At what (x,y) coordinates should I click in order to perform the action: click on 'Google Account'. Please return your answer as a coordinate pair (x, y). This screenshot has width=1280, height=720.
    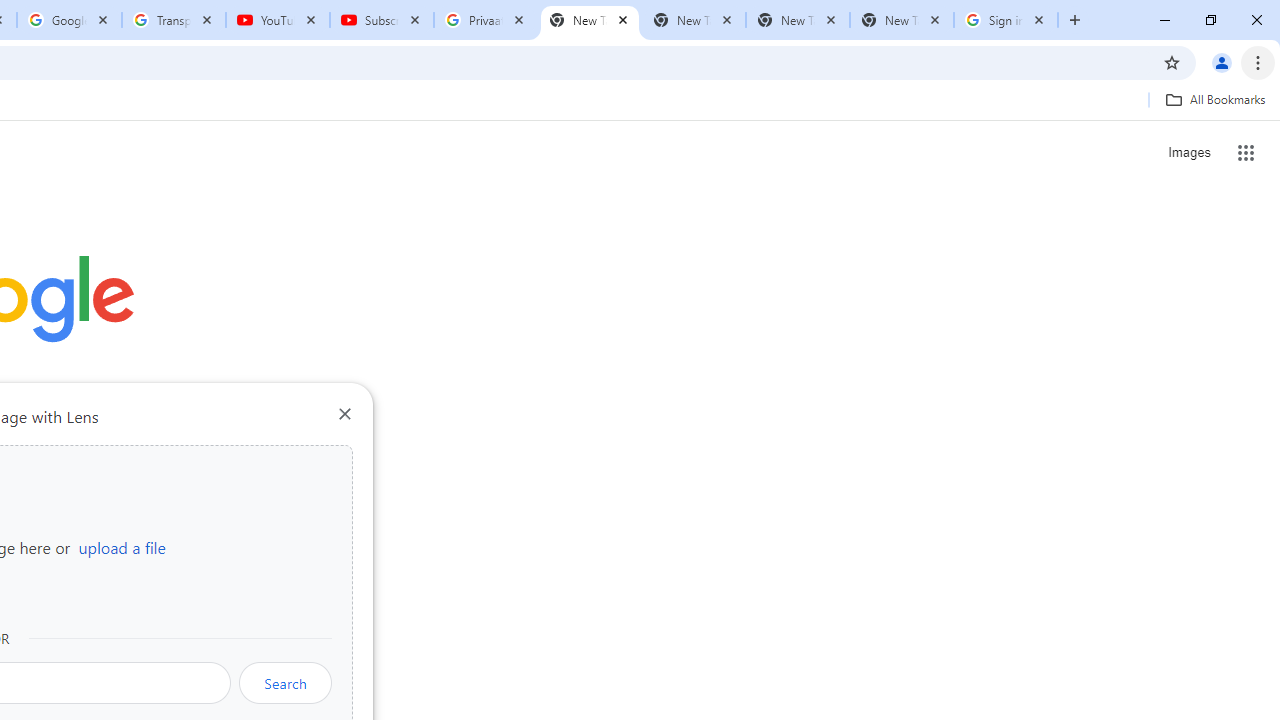
    Looking at the image, I should click on (69, 20).